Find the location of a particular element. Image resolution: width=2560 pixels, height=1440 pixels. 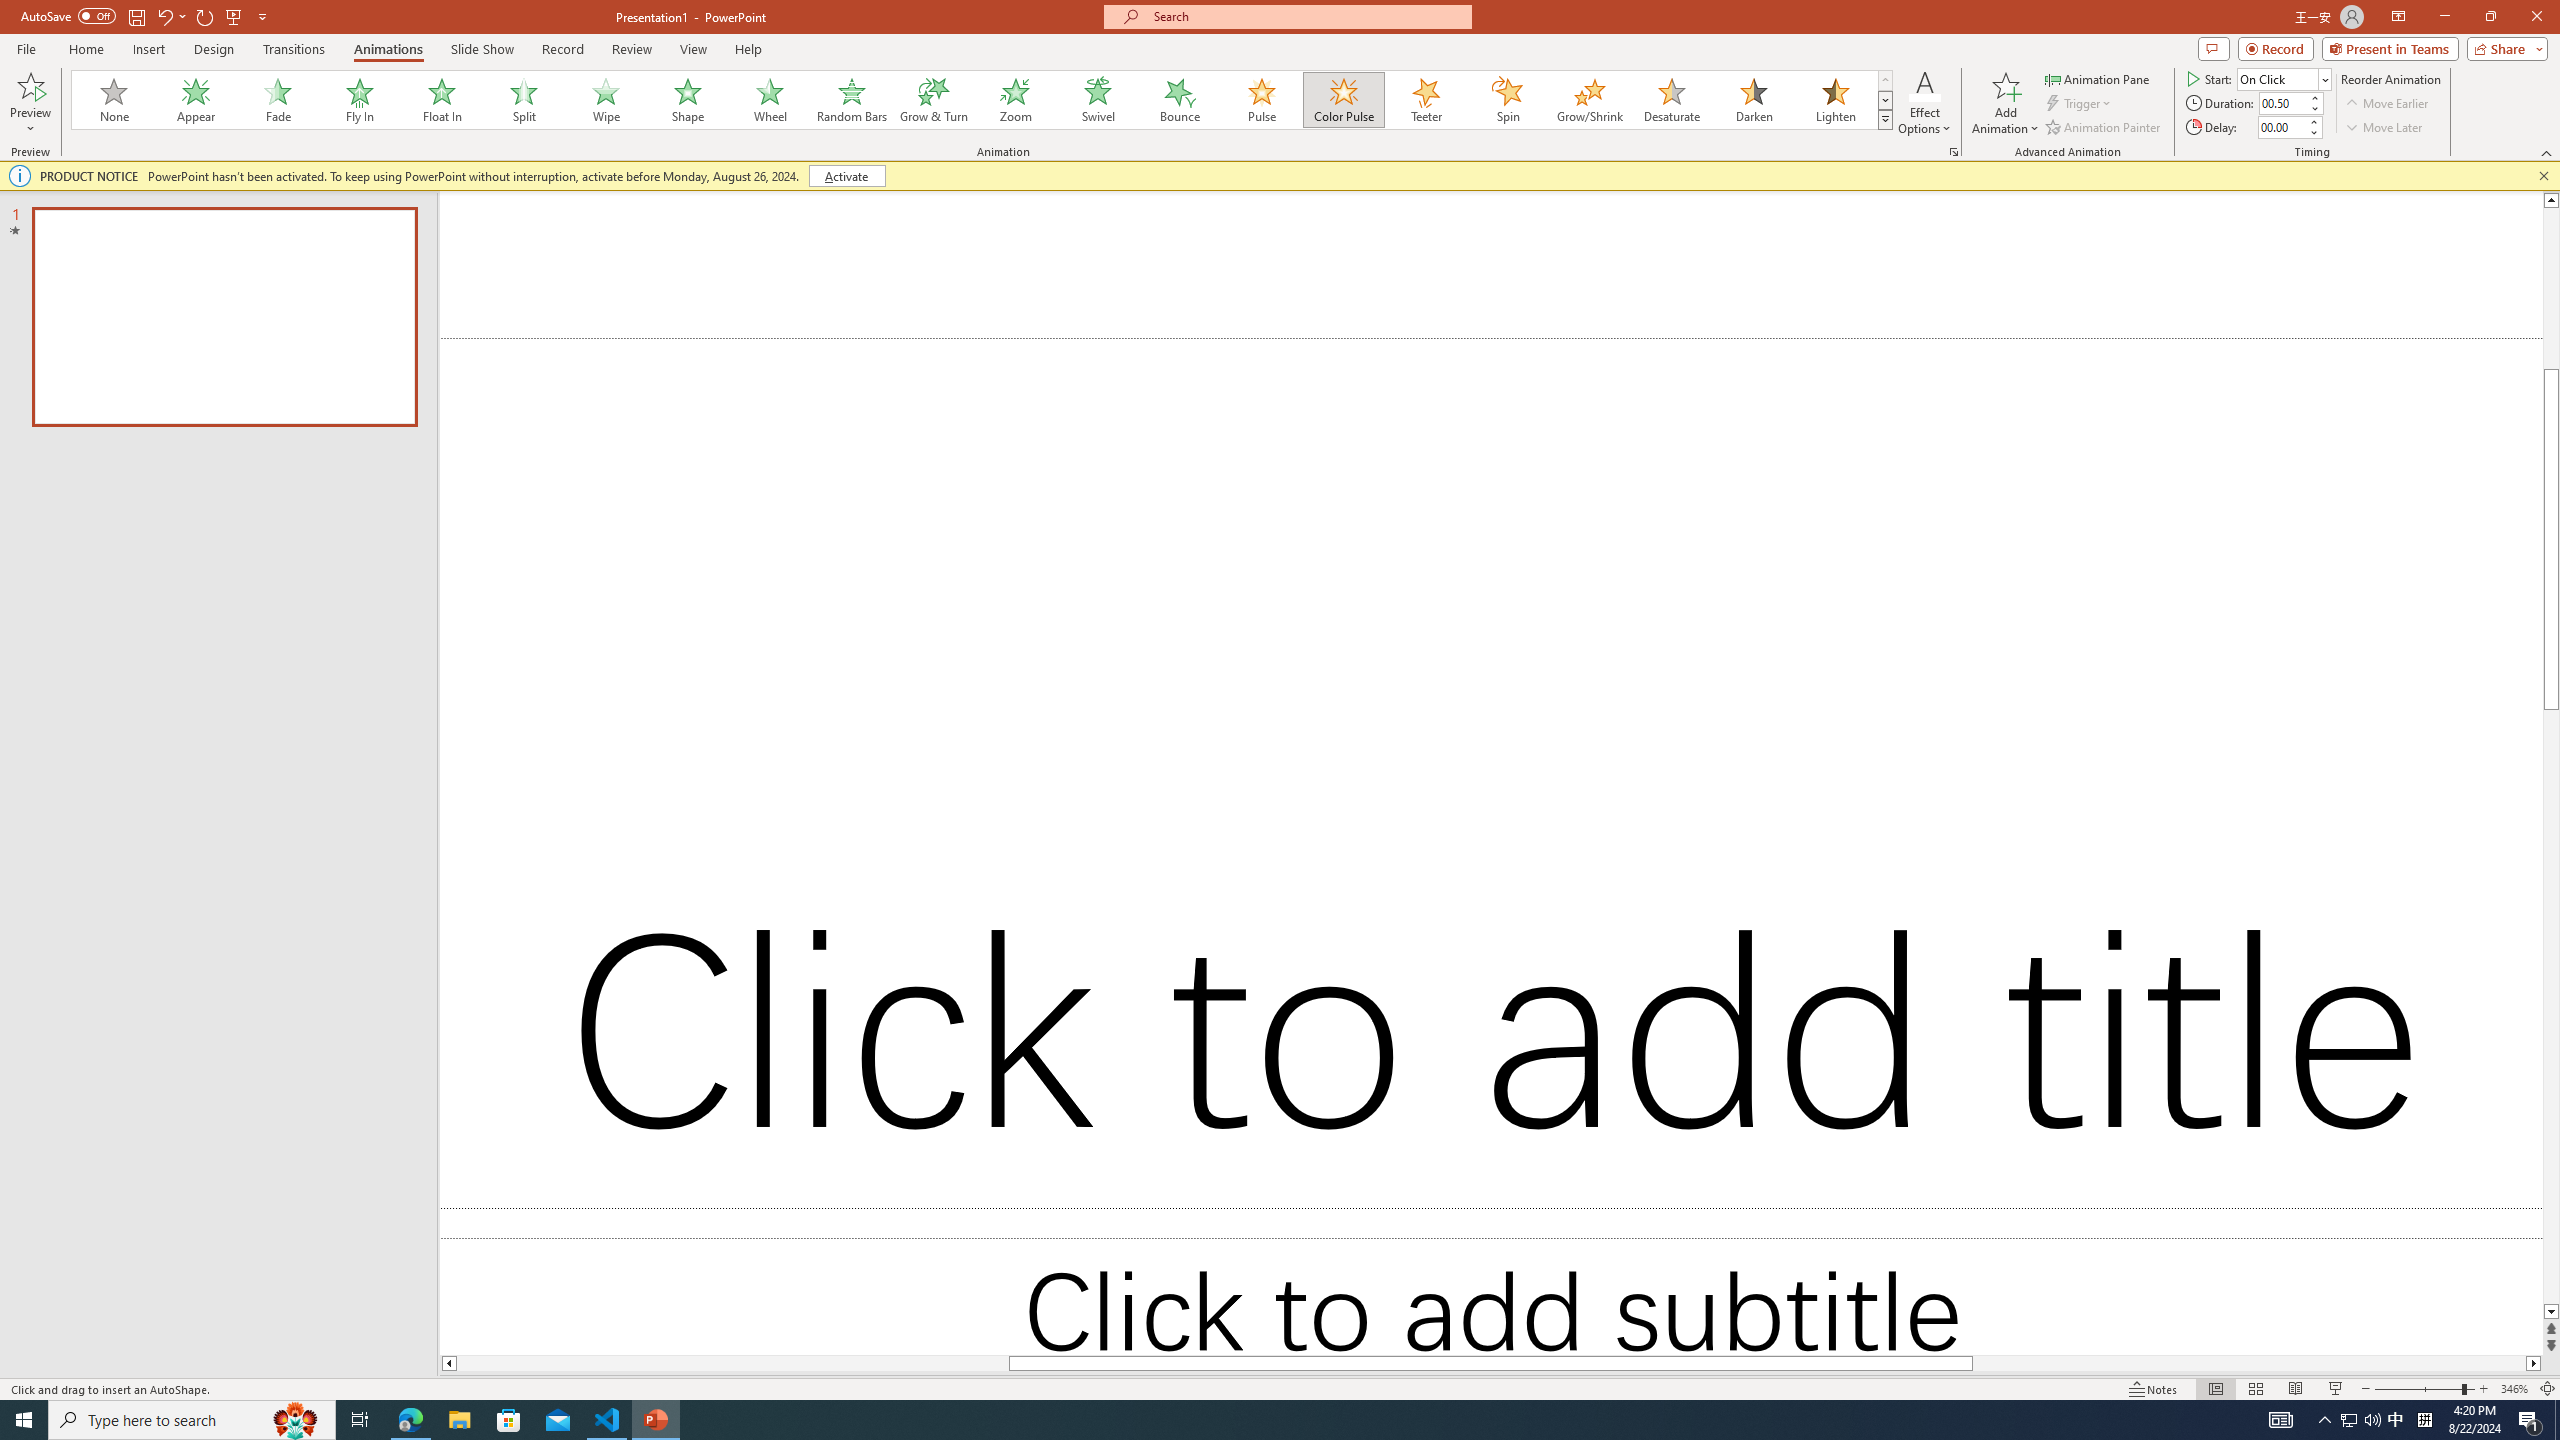

'Effect Options' is located at coordinates (1924, 103).